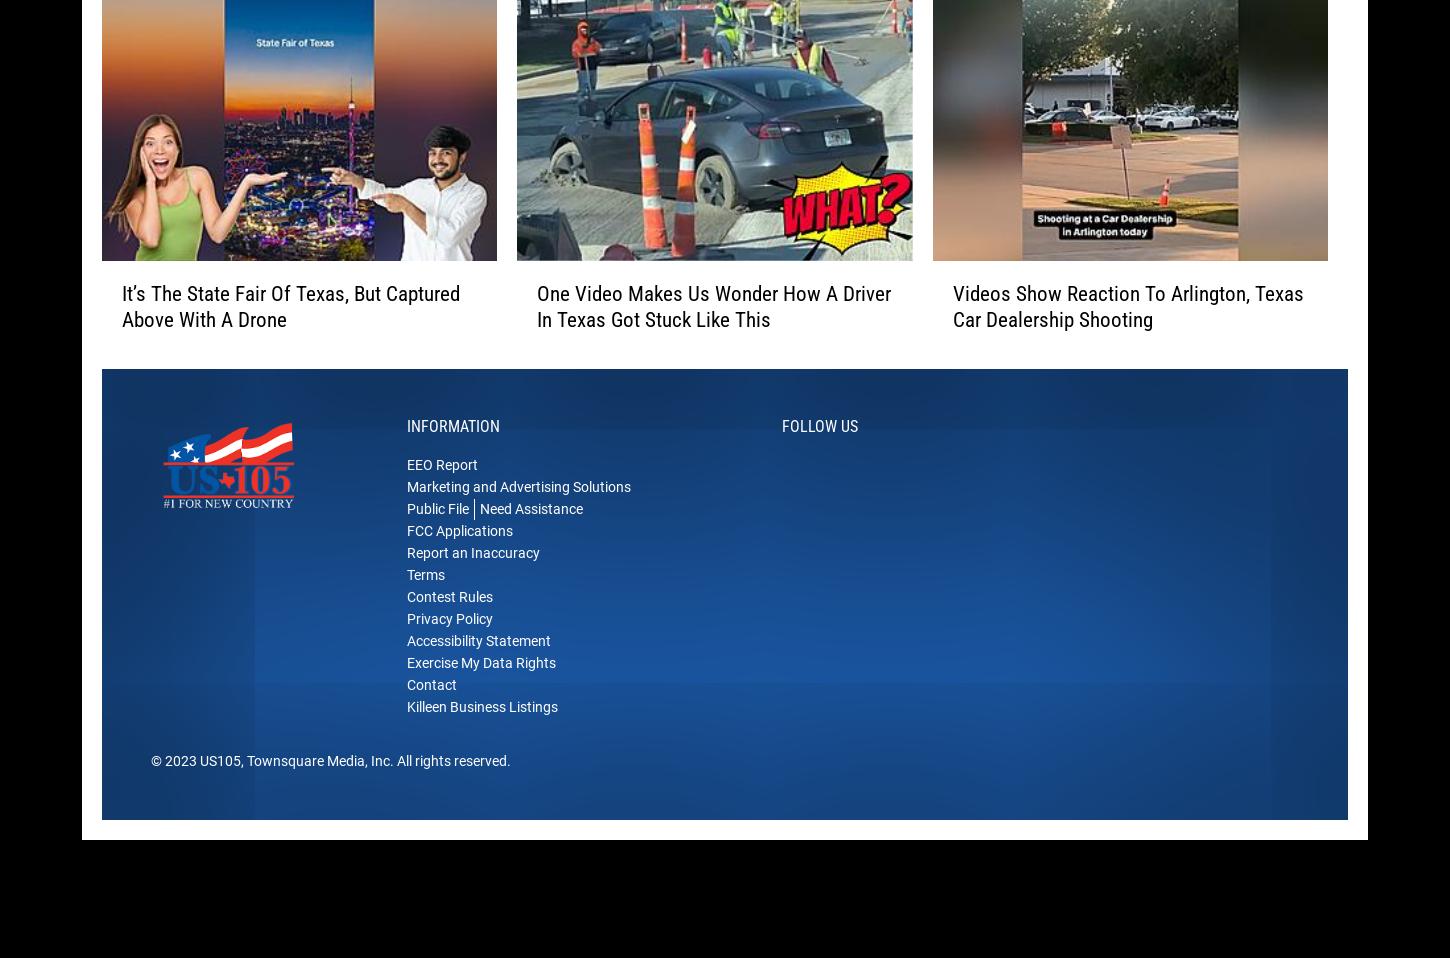 This screenshot has width=1450, height=958. Describe the element at coordinates (219, 791) in the screenshot. I see `'US105'` at that location.